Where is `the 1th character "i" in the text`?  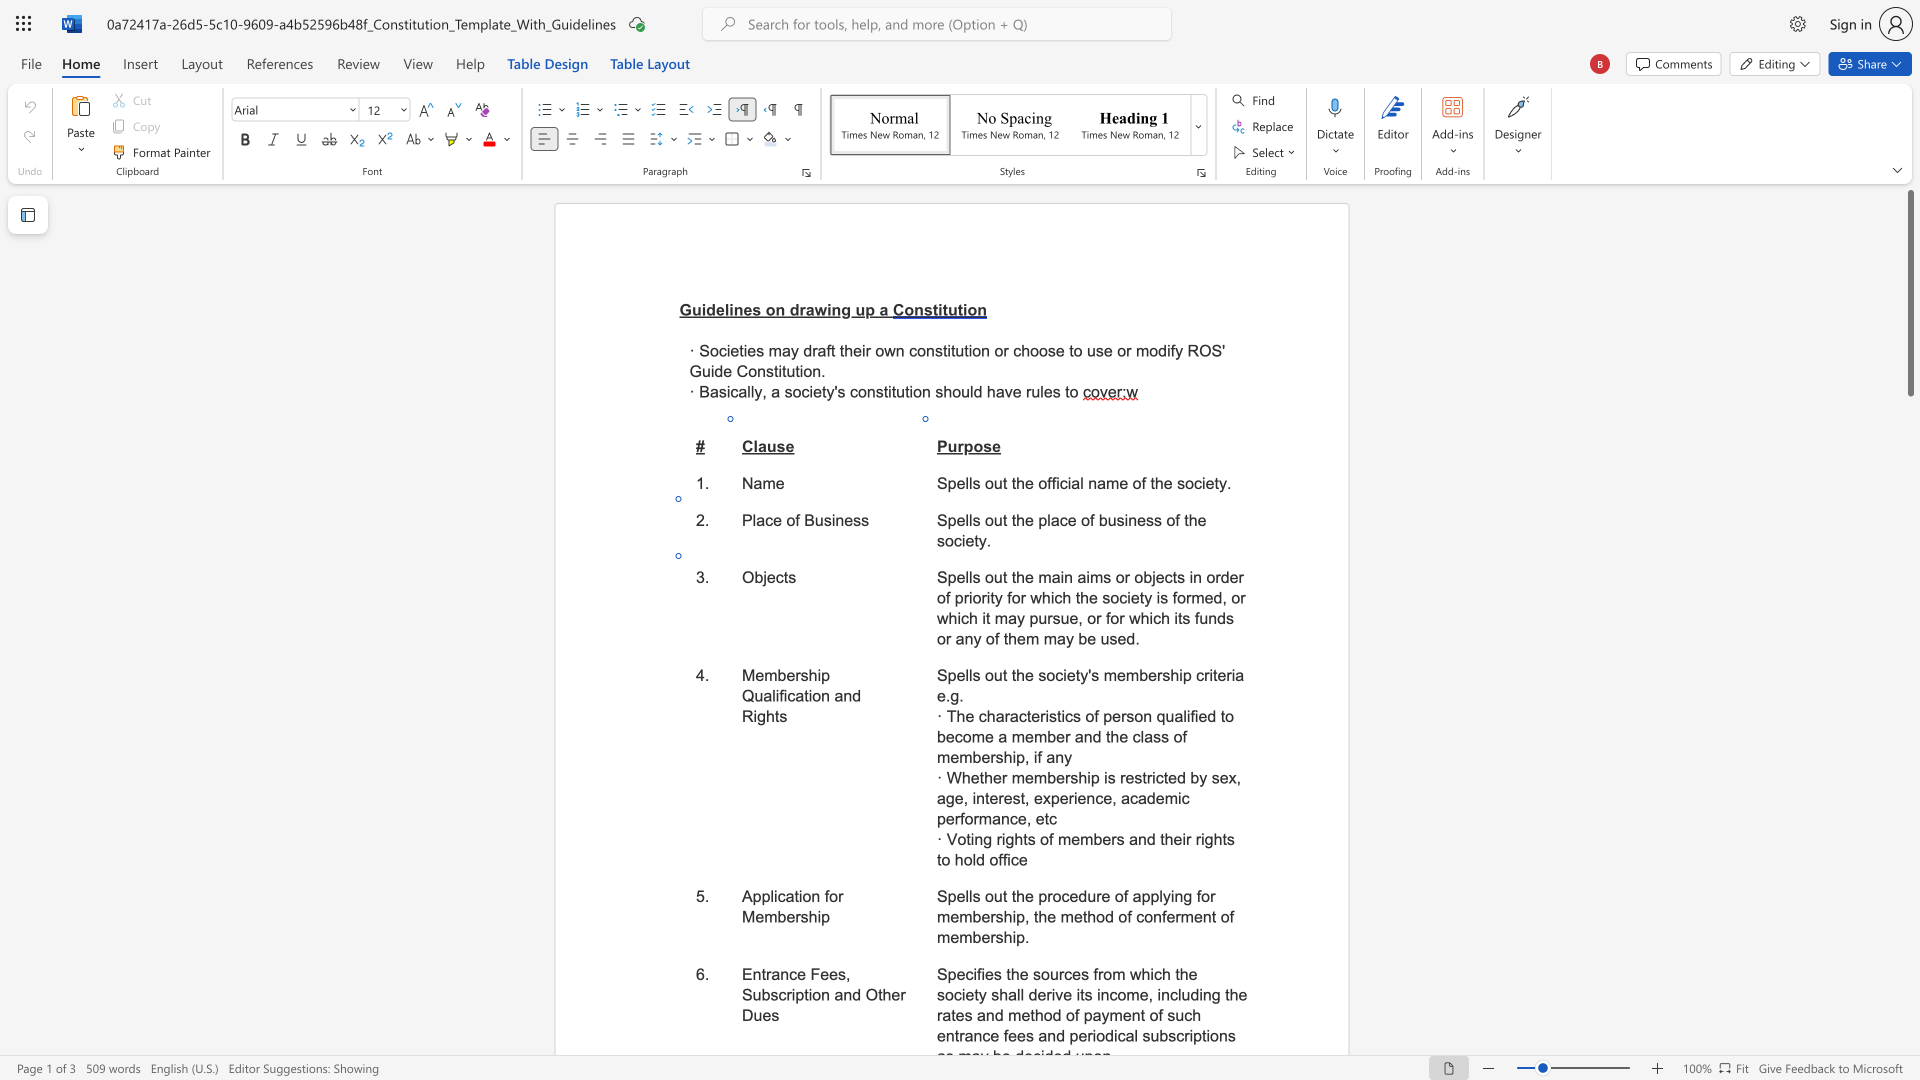 the 1th character "i" in the text is located at coordinates (819, 675).